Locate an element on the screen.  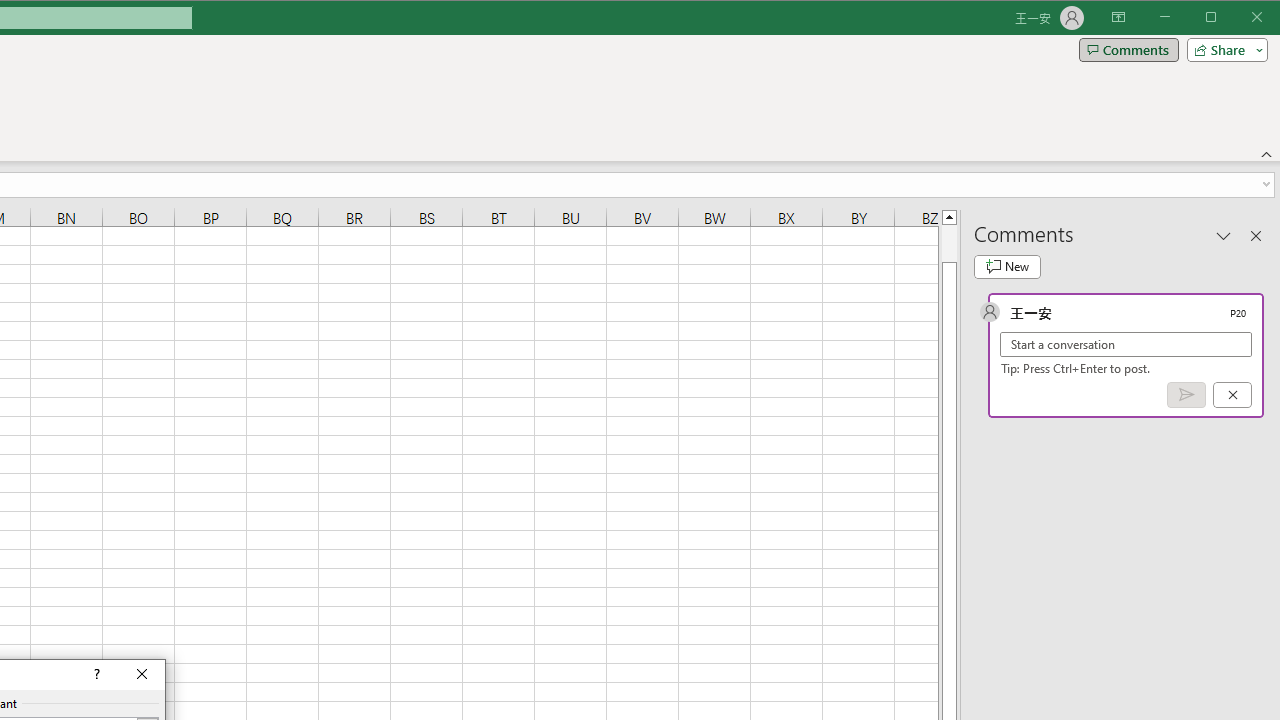
'Post comment (Ctrl + Enter)' is located at coordinates (1186, 395).